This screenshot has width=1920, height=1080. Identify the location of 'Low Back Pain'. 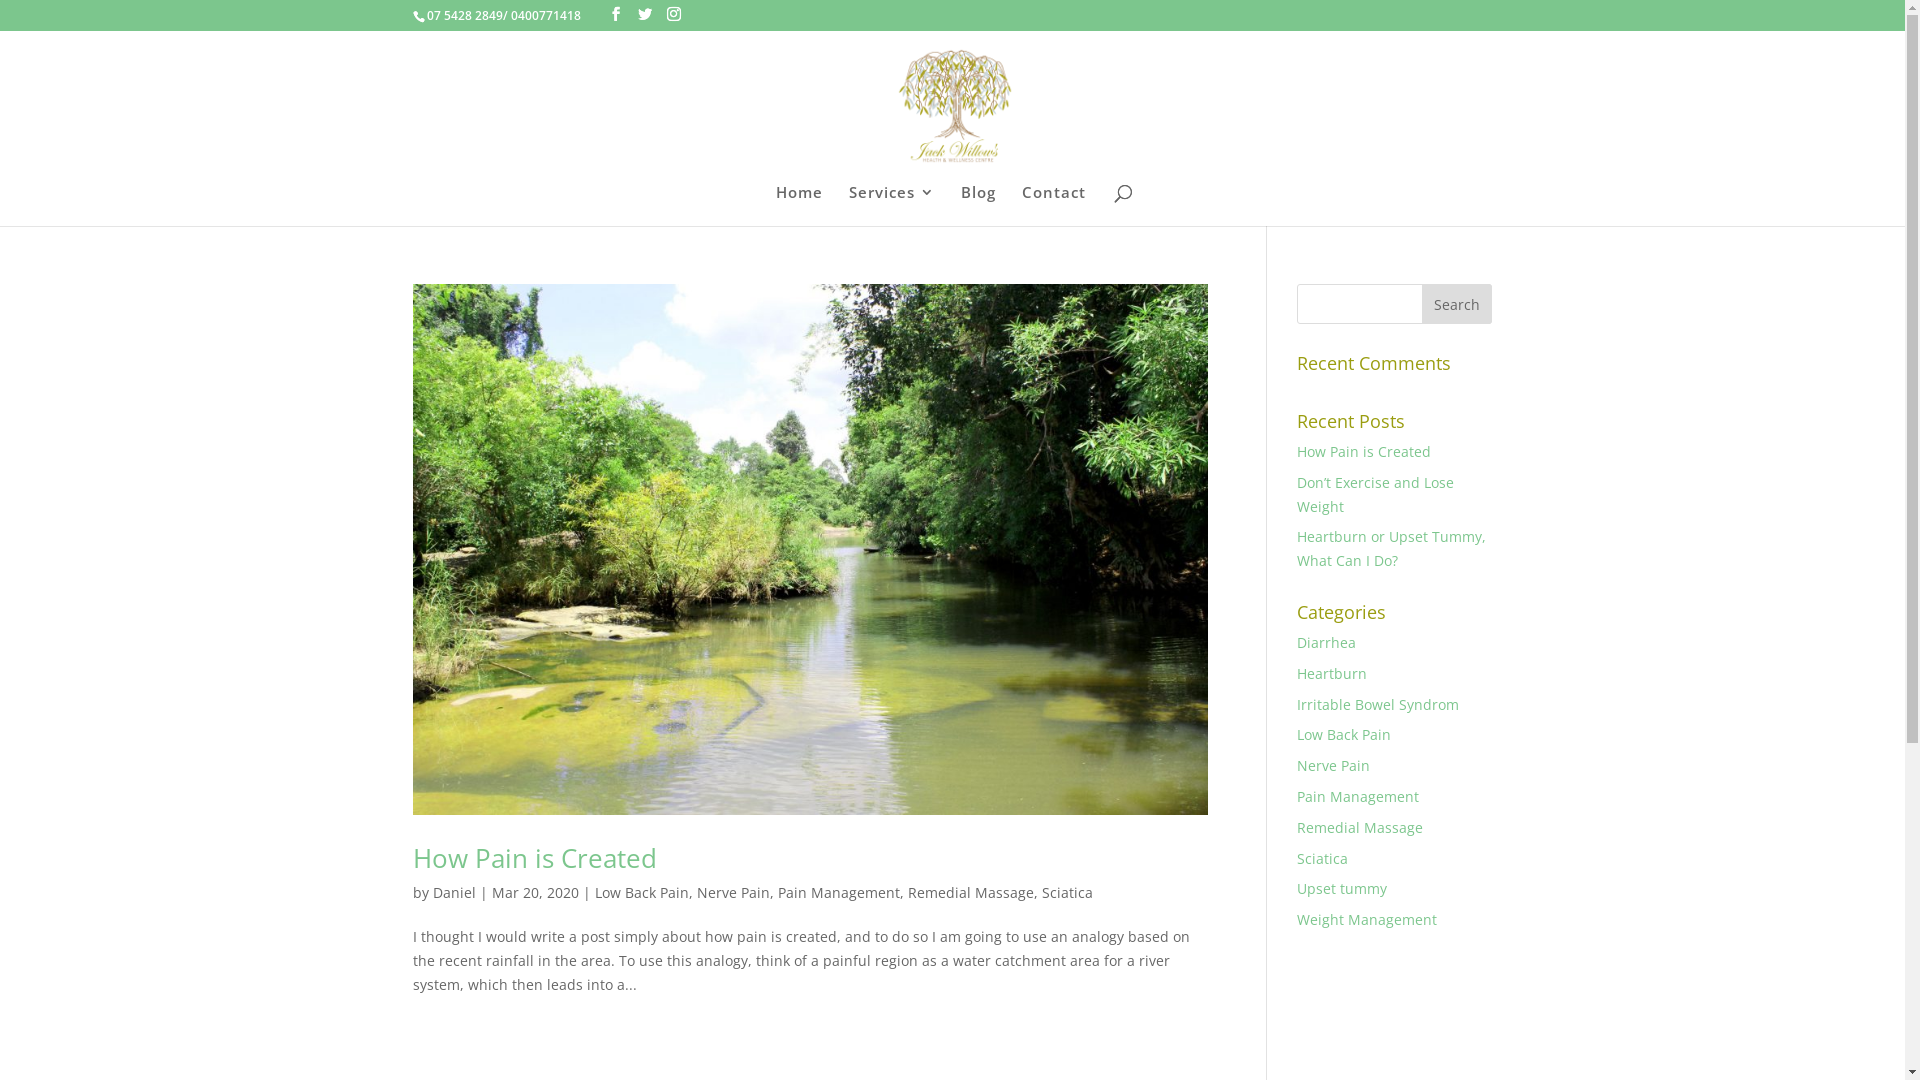
(1344, 734).